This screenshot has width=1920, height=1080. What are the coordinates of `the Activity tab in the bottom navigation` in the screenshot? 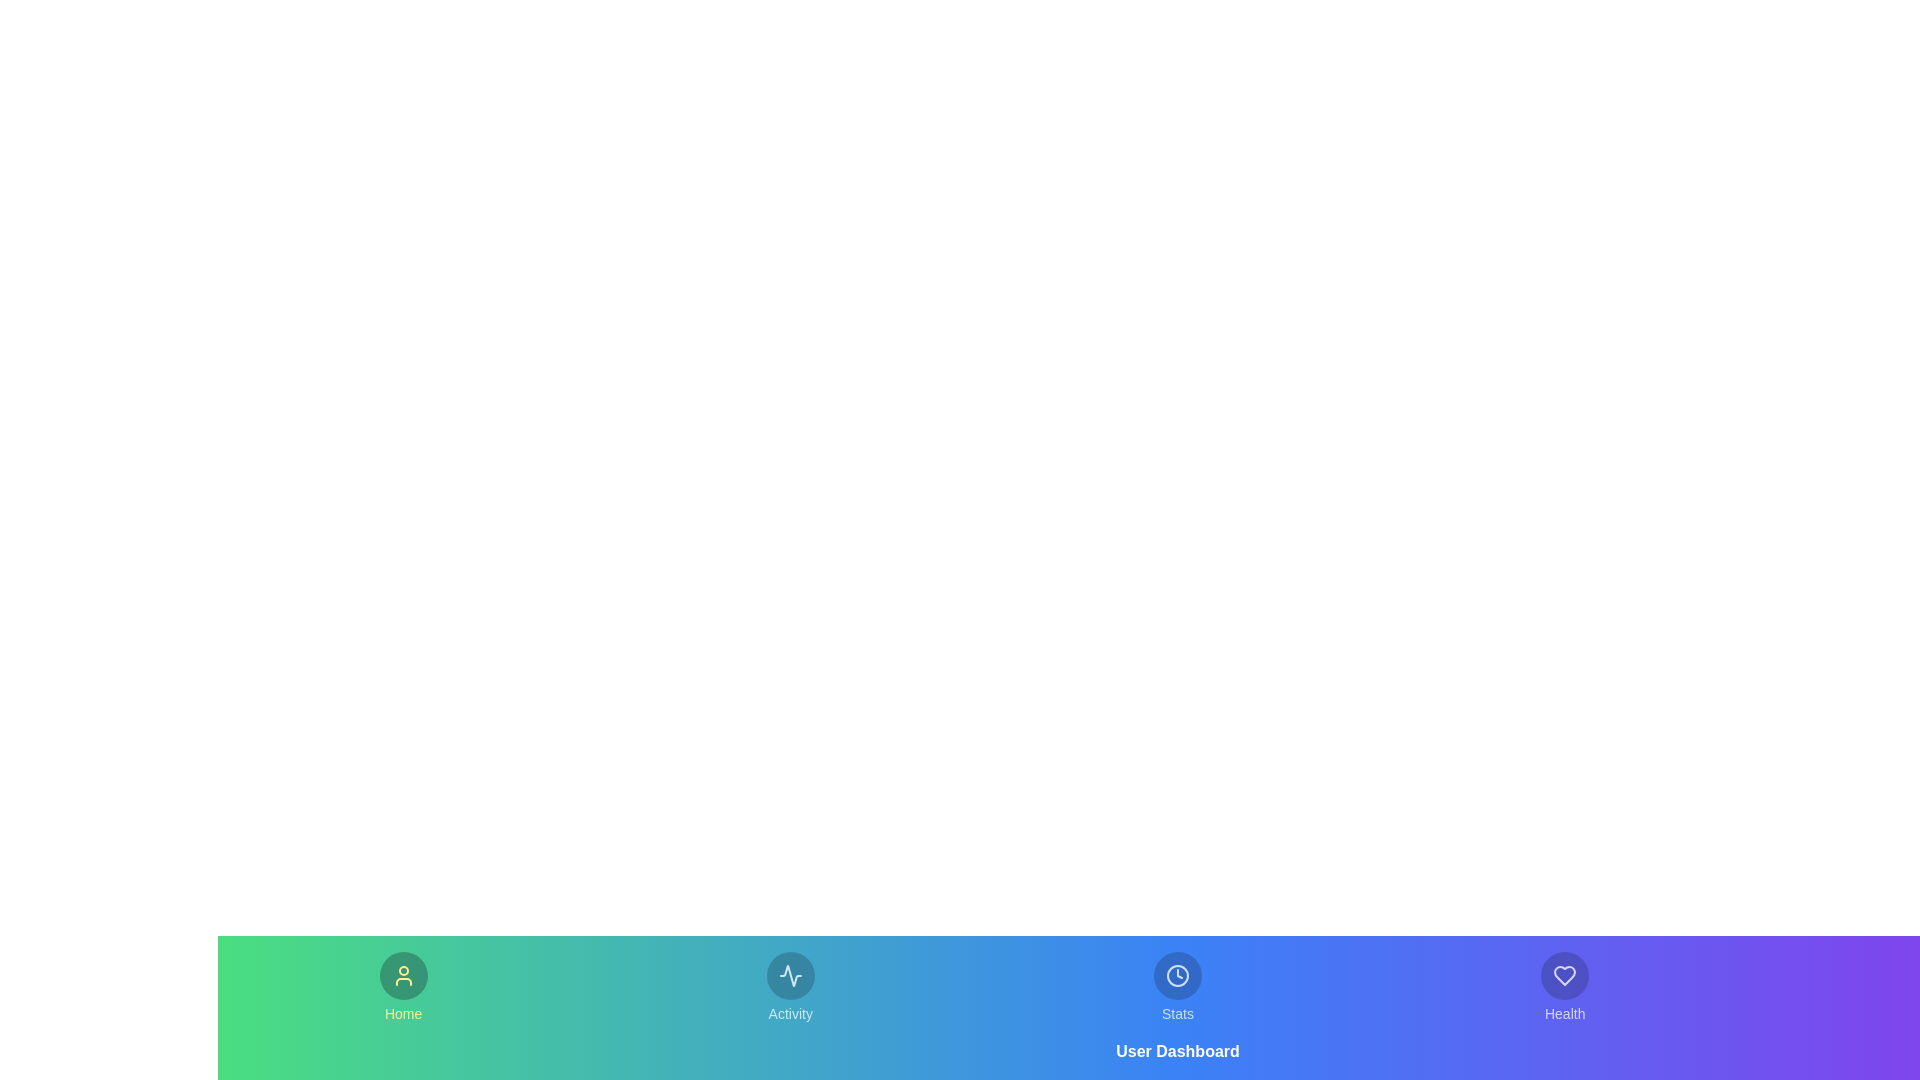 It's located at (789, 986).